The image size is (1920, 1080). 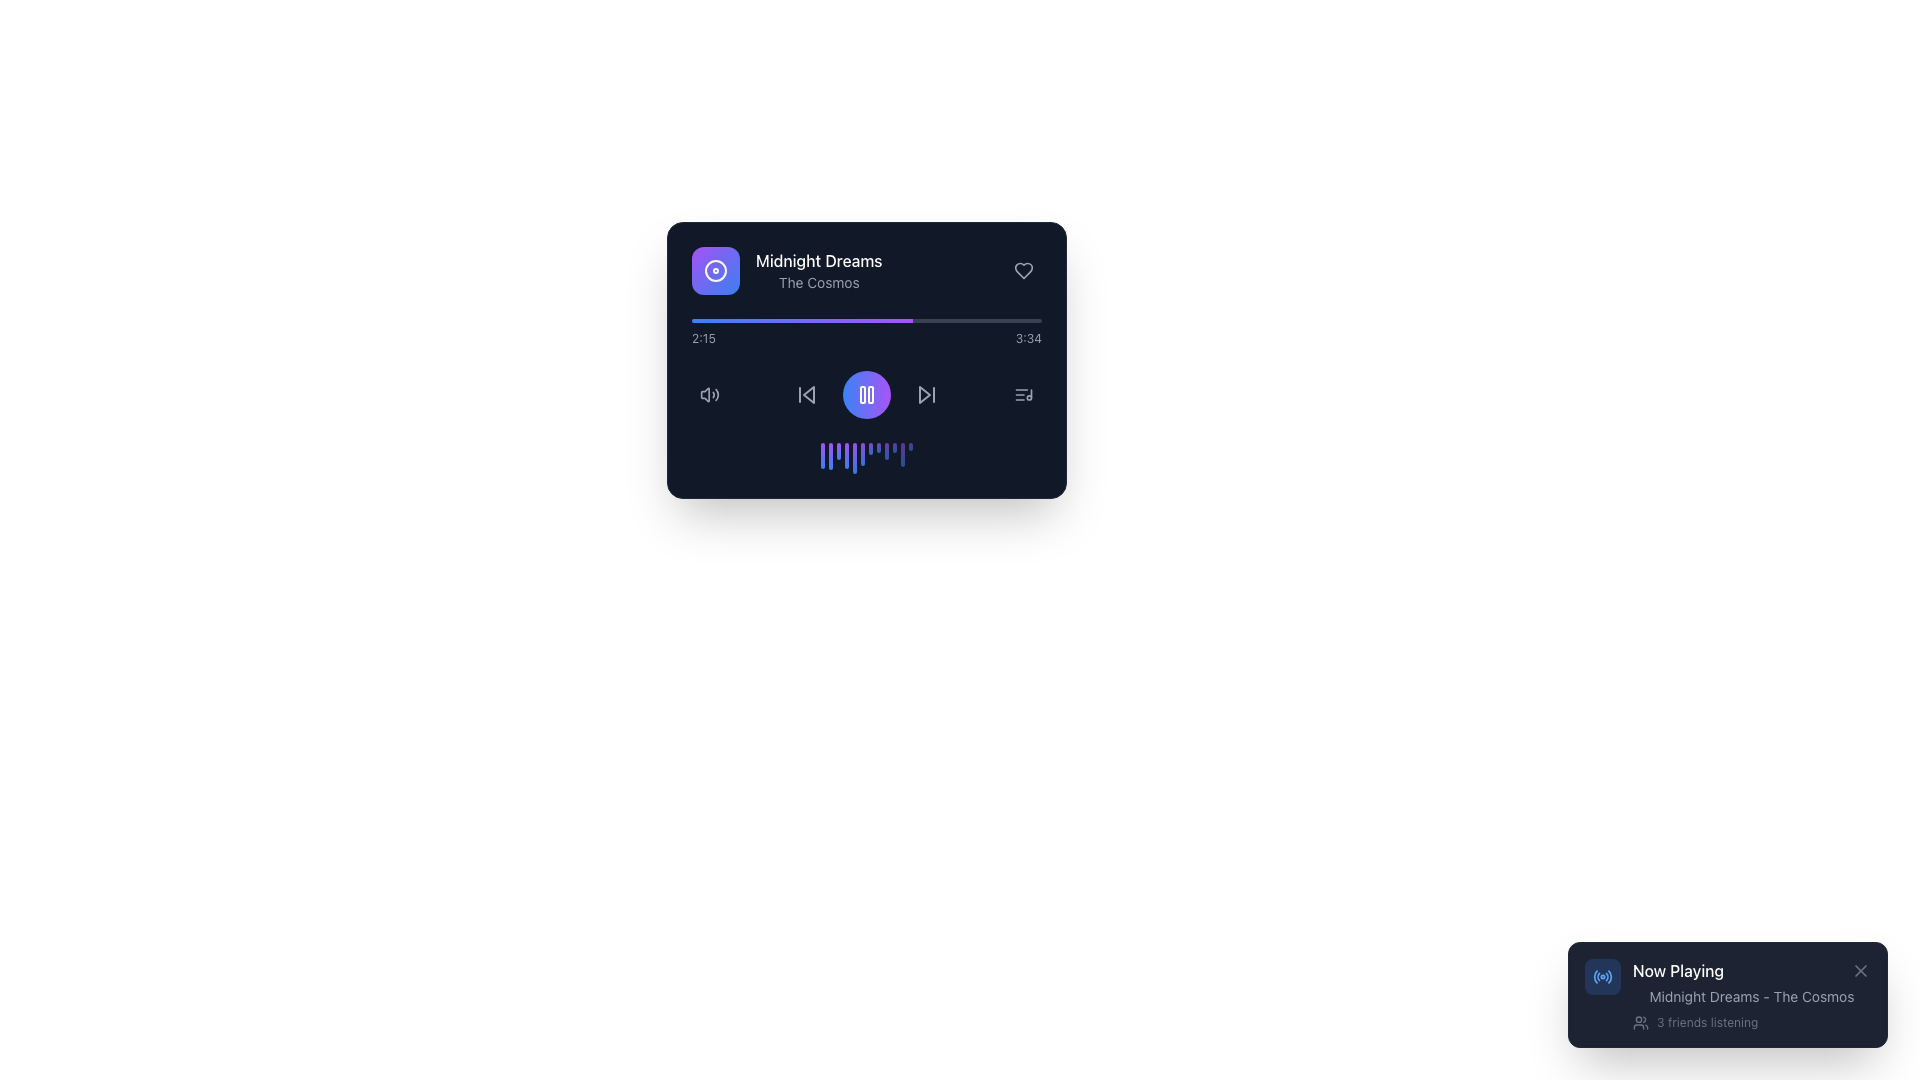 What do you see at coordinates (1727, 995) in the screenshot?
I see `the Notification banner displaying 'Now Playing' with the description 'Midnight Dreams - The Cosmos' and detail '3 friends listening'` at bounding box center [1727, 995].